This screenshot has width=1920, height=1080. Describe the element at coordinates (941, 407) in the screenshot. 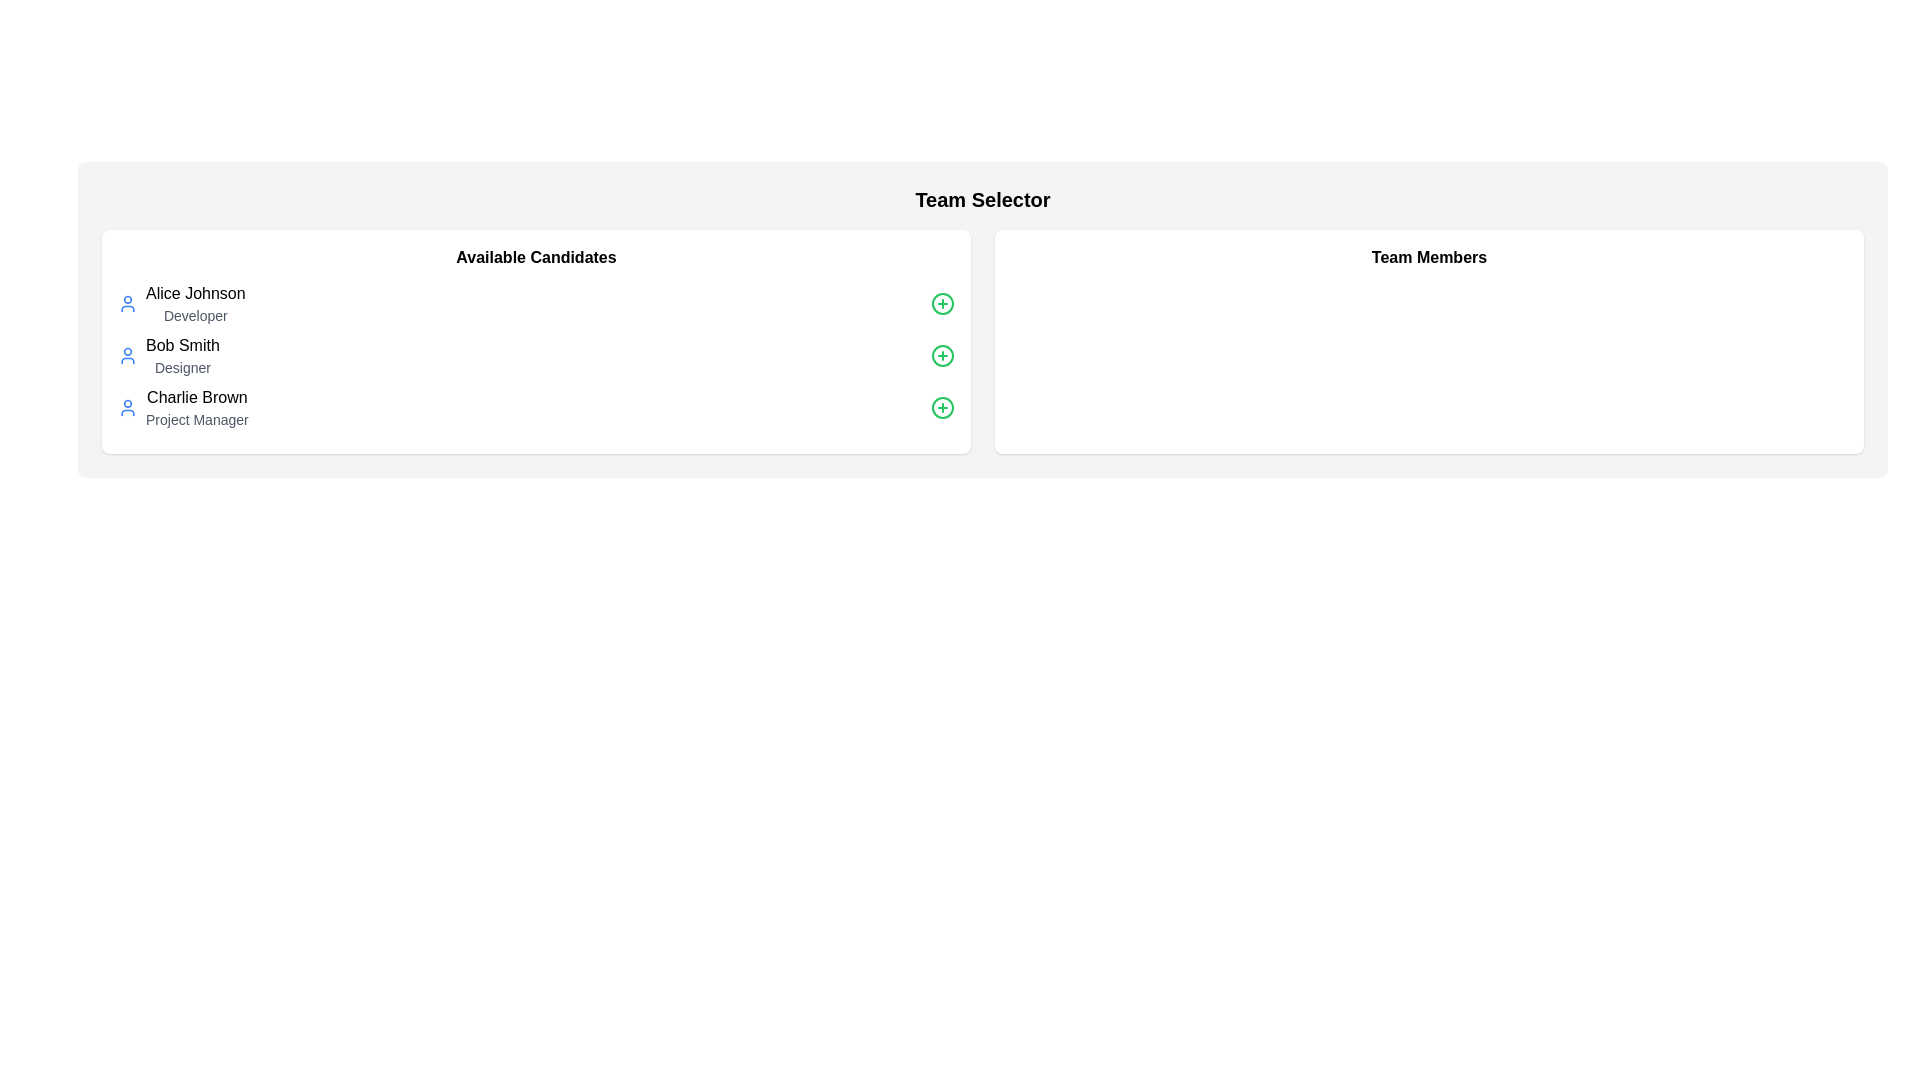

I see `the circular green button with a white plus icon located to the right of the 'Charlie Brown Project Manager' entry in the list of candidates` at that location.